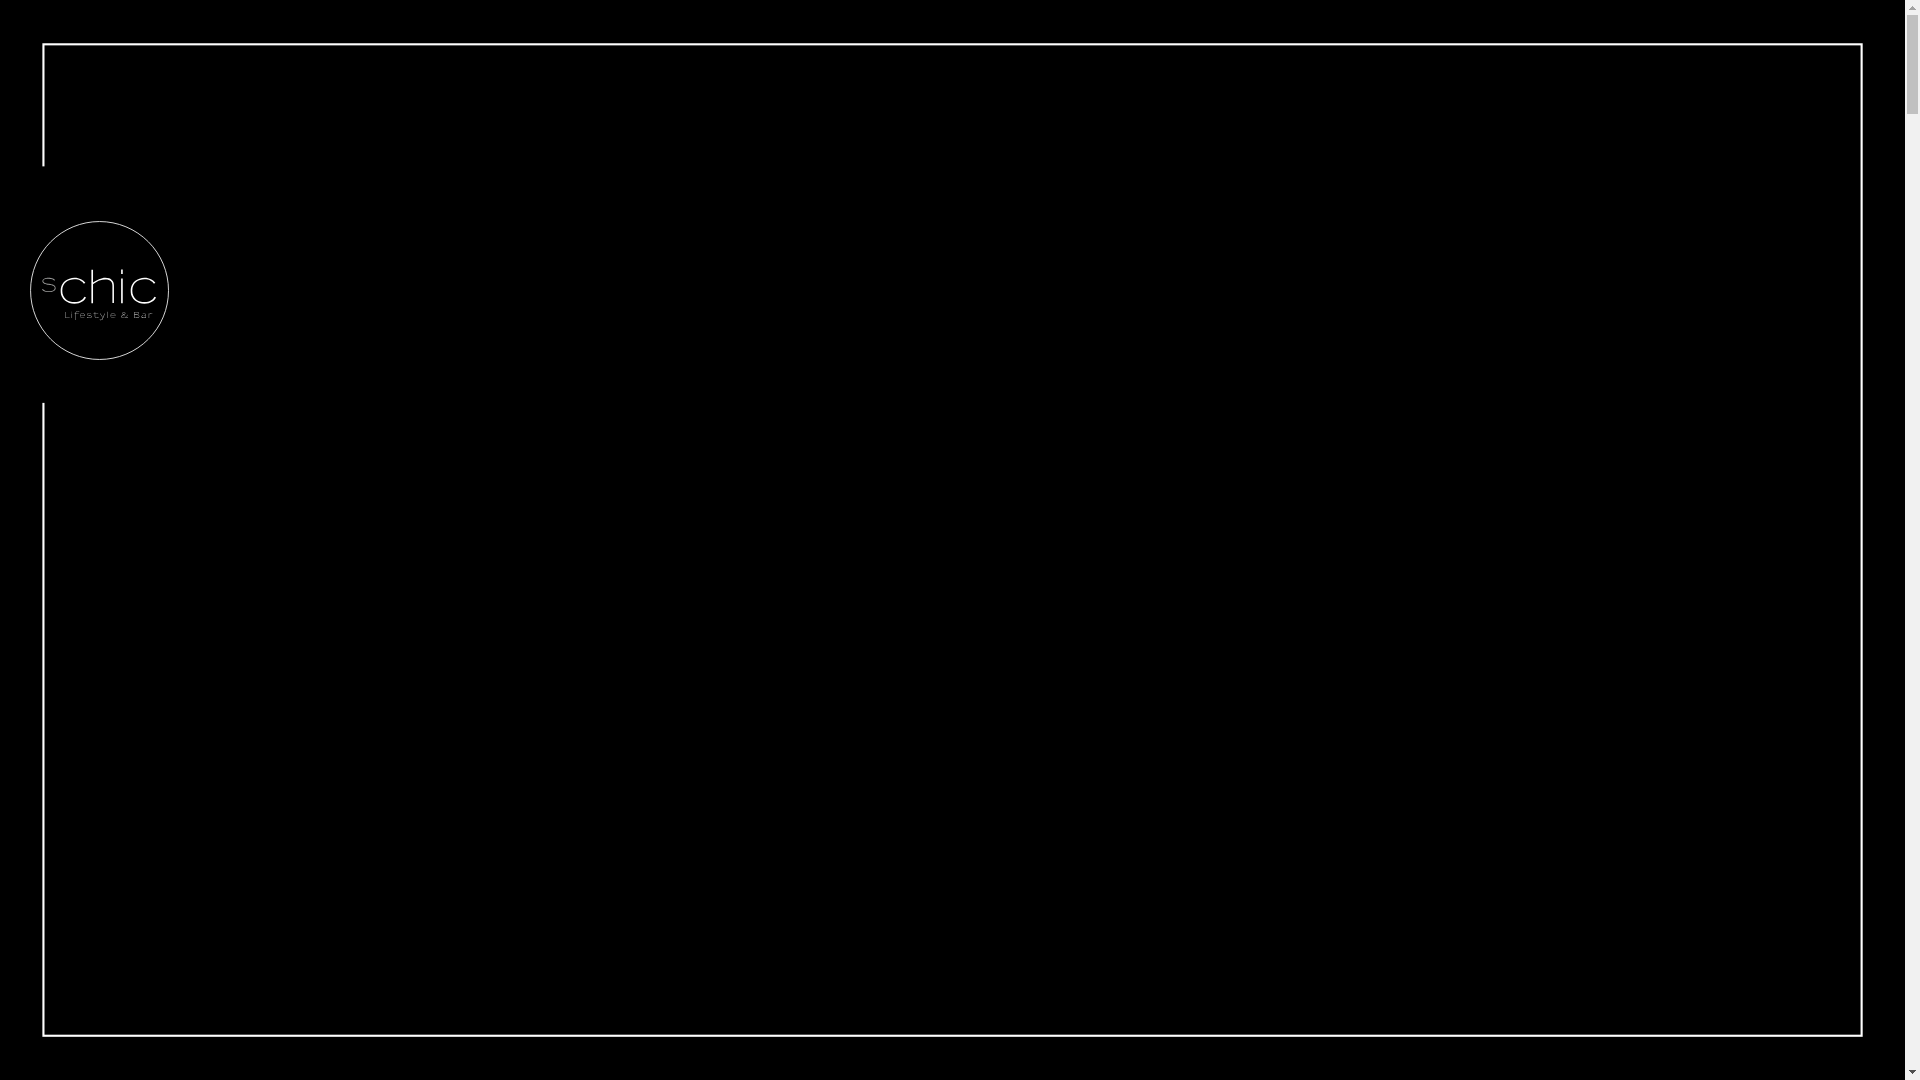 The width and height of the screenshot is (1920, 1080). I want to click on 'sChic Bar', so click(98, 354).